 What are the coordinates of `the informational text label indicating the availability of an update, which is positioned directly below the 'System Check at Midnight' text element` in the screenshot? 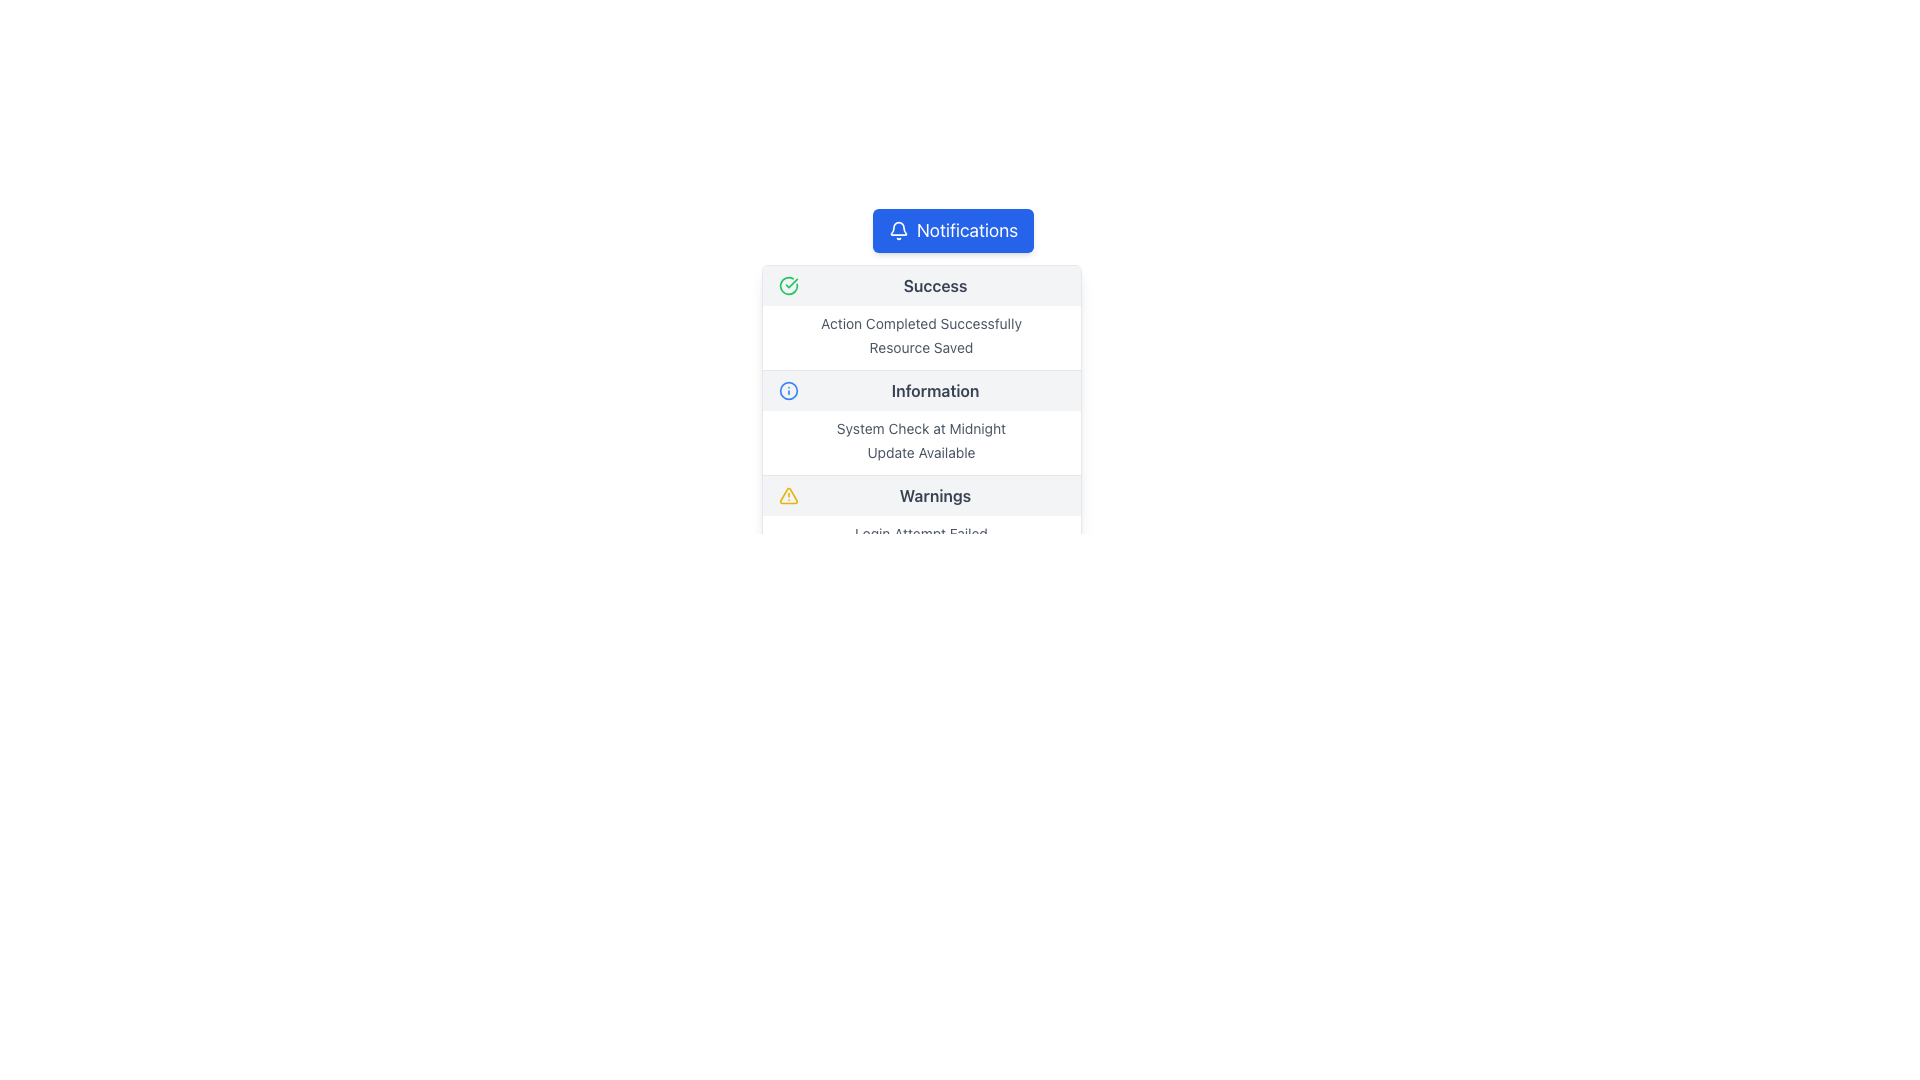 It's located at (920, 452).